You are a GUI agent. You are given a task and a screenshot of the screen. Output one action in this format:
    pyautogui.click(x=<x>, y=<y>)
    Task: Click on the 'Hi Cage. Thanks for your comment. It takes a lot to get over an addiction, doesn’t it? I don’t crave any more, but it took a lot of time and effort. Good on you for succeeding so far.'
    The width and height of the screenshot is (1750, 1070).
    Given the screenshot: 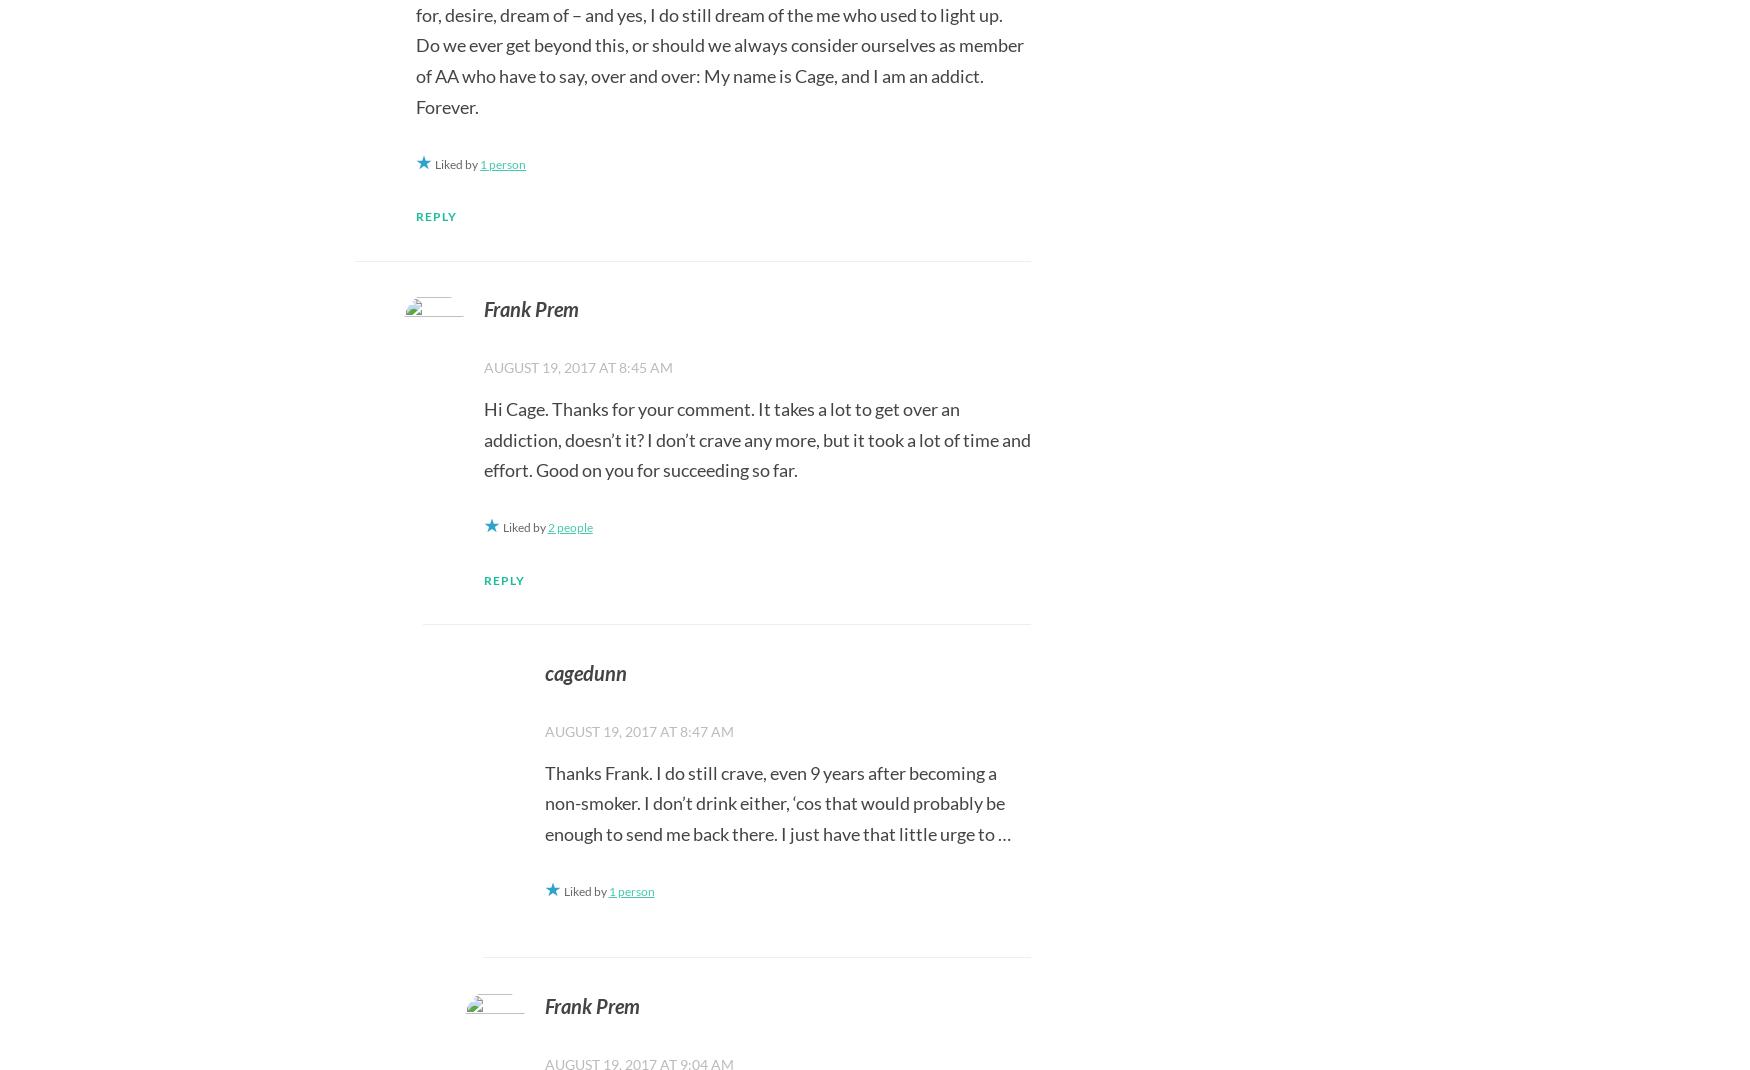 What is the action you would take?
    pyautogui.click(x=755, y=438)
    